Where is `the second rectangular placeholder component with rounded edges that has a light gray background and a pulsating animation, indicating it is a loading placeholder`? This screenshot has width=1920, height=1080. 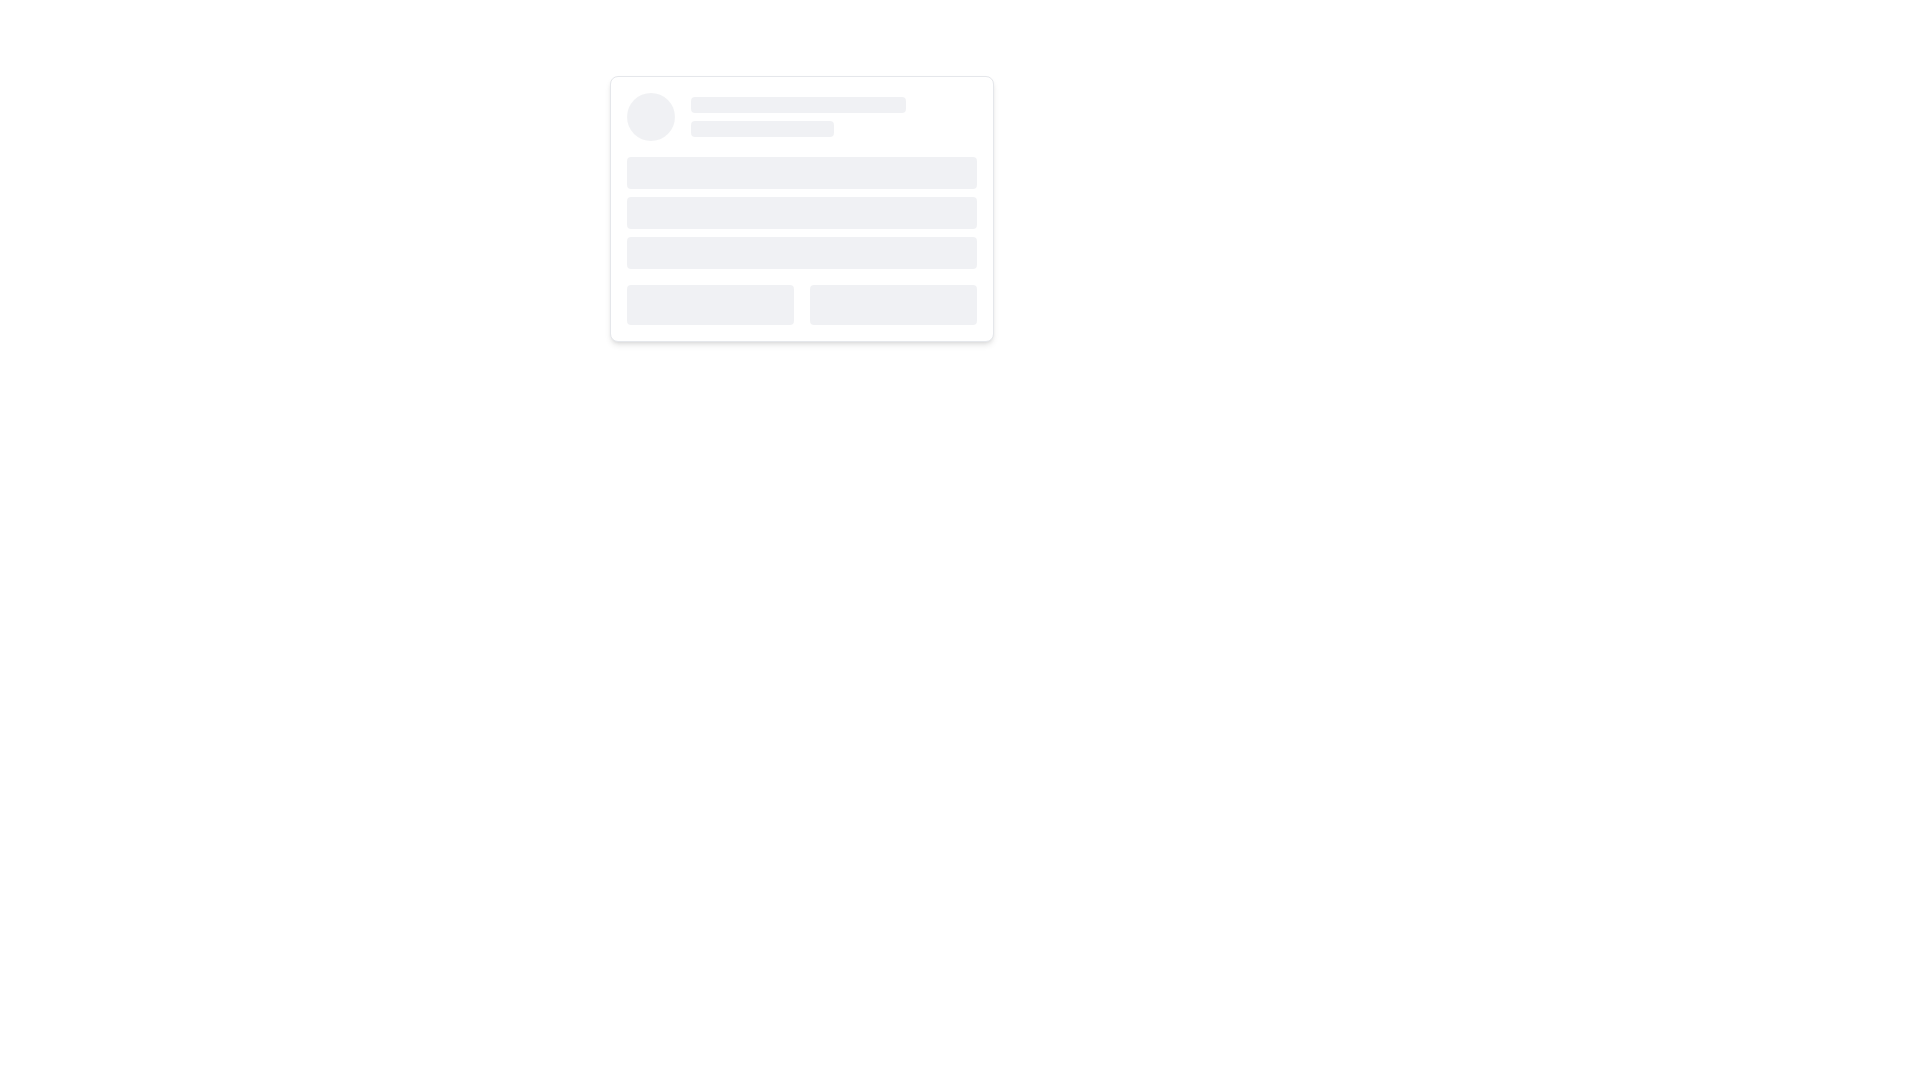 the second rectangular placeholder component with rounded edges that has a light gray background and a pulsating animation, indicating it is a loading placeholder is located at coordinates (892, 304).